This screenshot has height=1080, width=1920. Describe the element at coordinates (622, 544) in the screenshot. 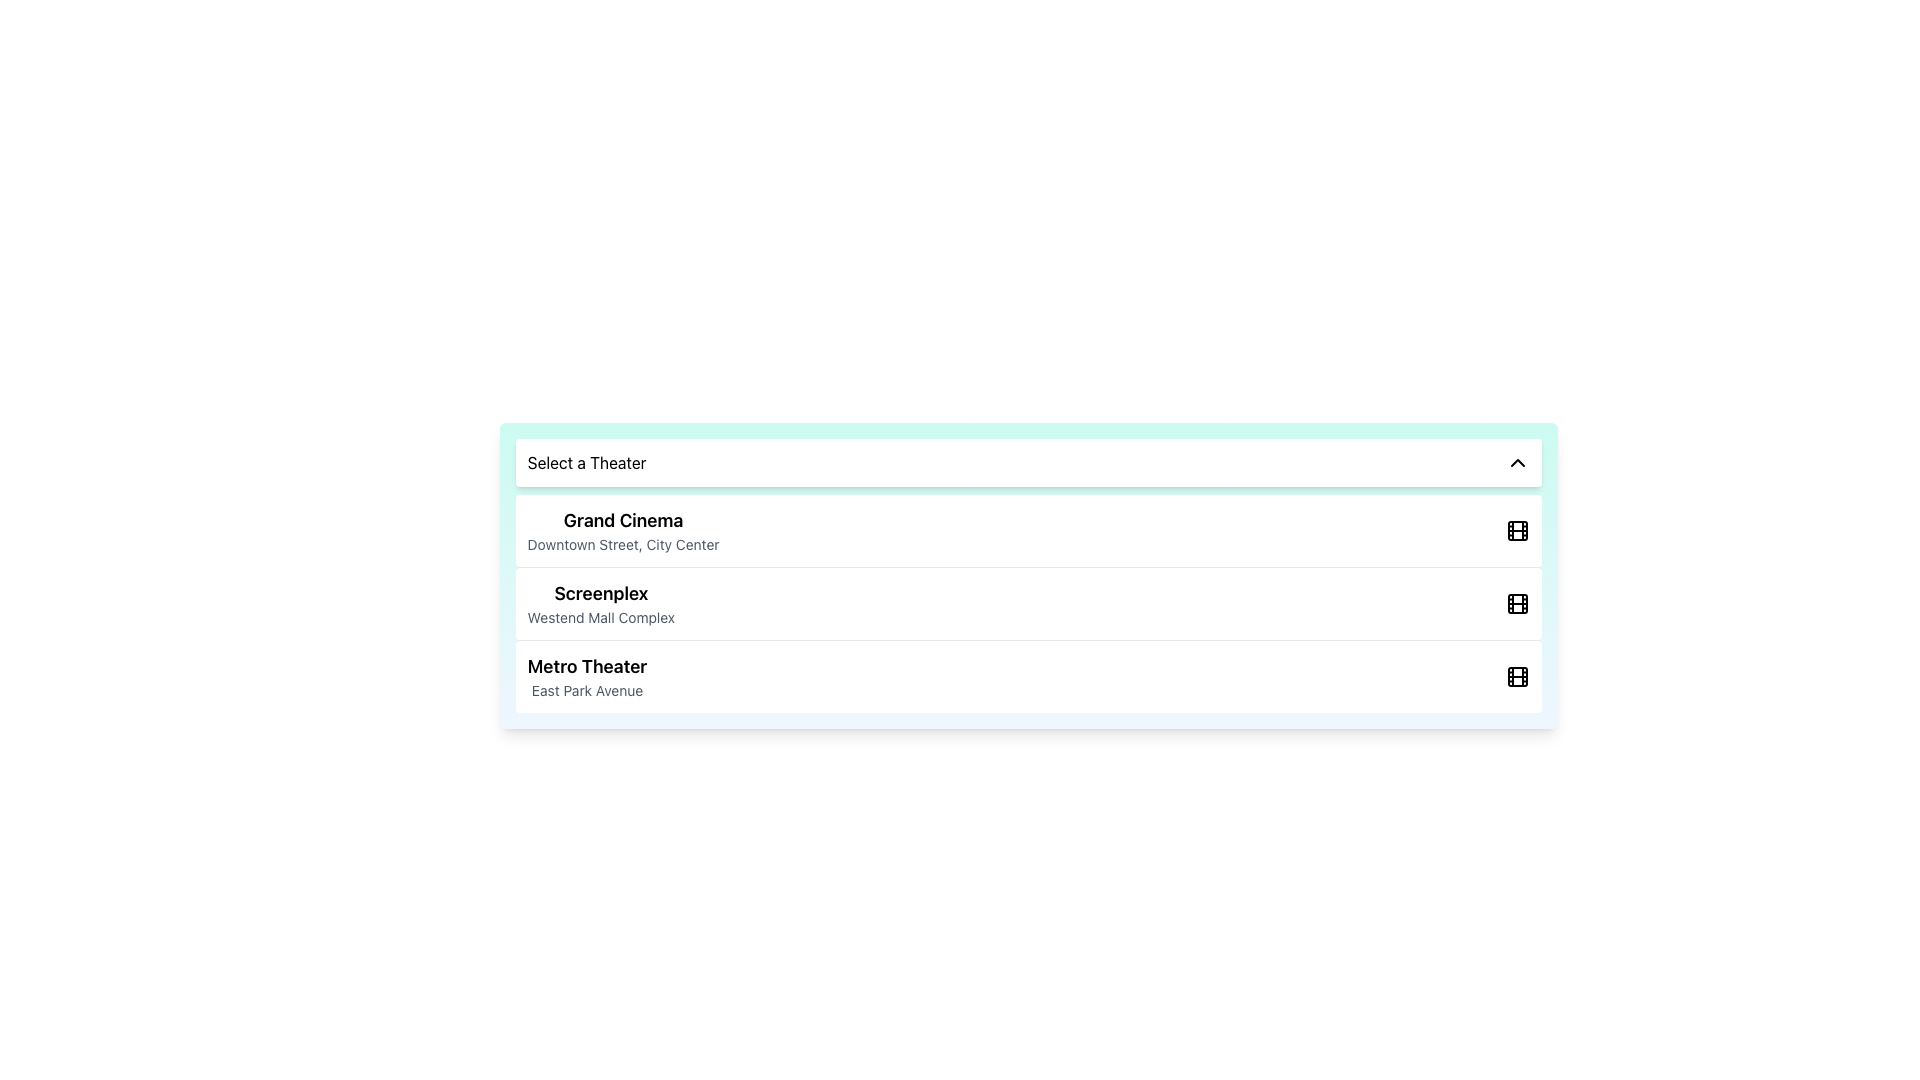

I see `the text label displaying 'Downtown Street, City Center' located beneath 'Grand Cinema' in the dropdown menu for selecting a theater` at that location.